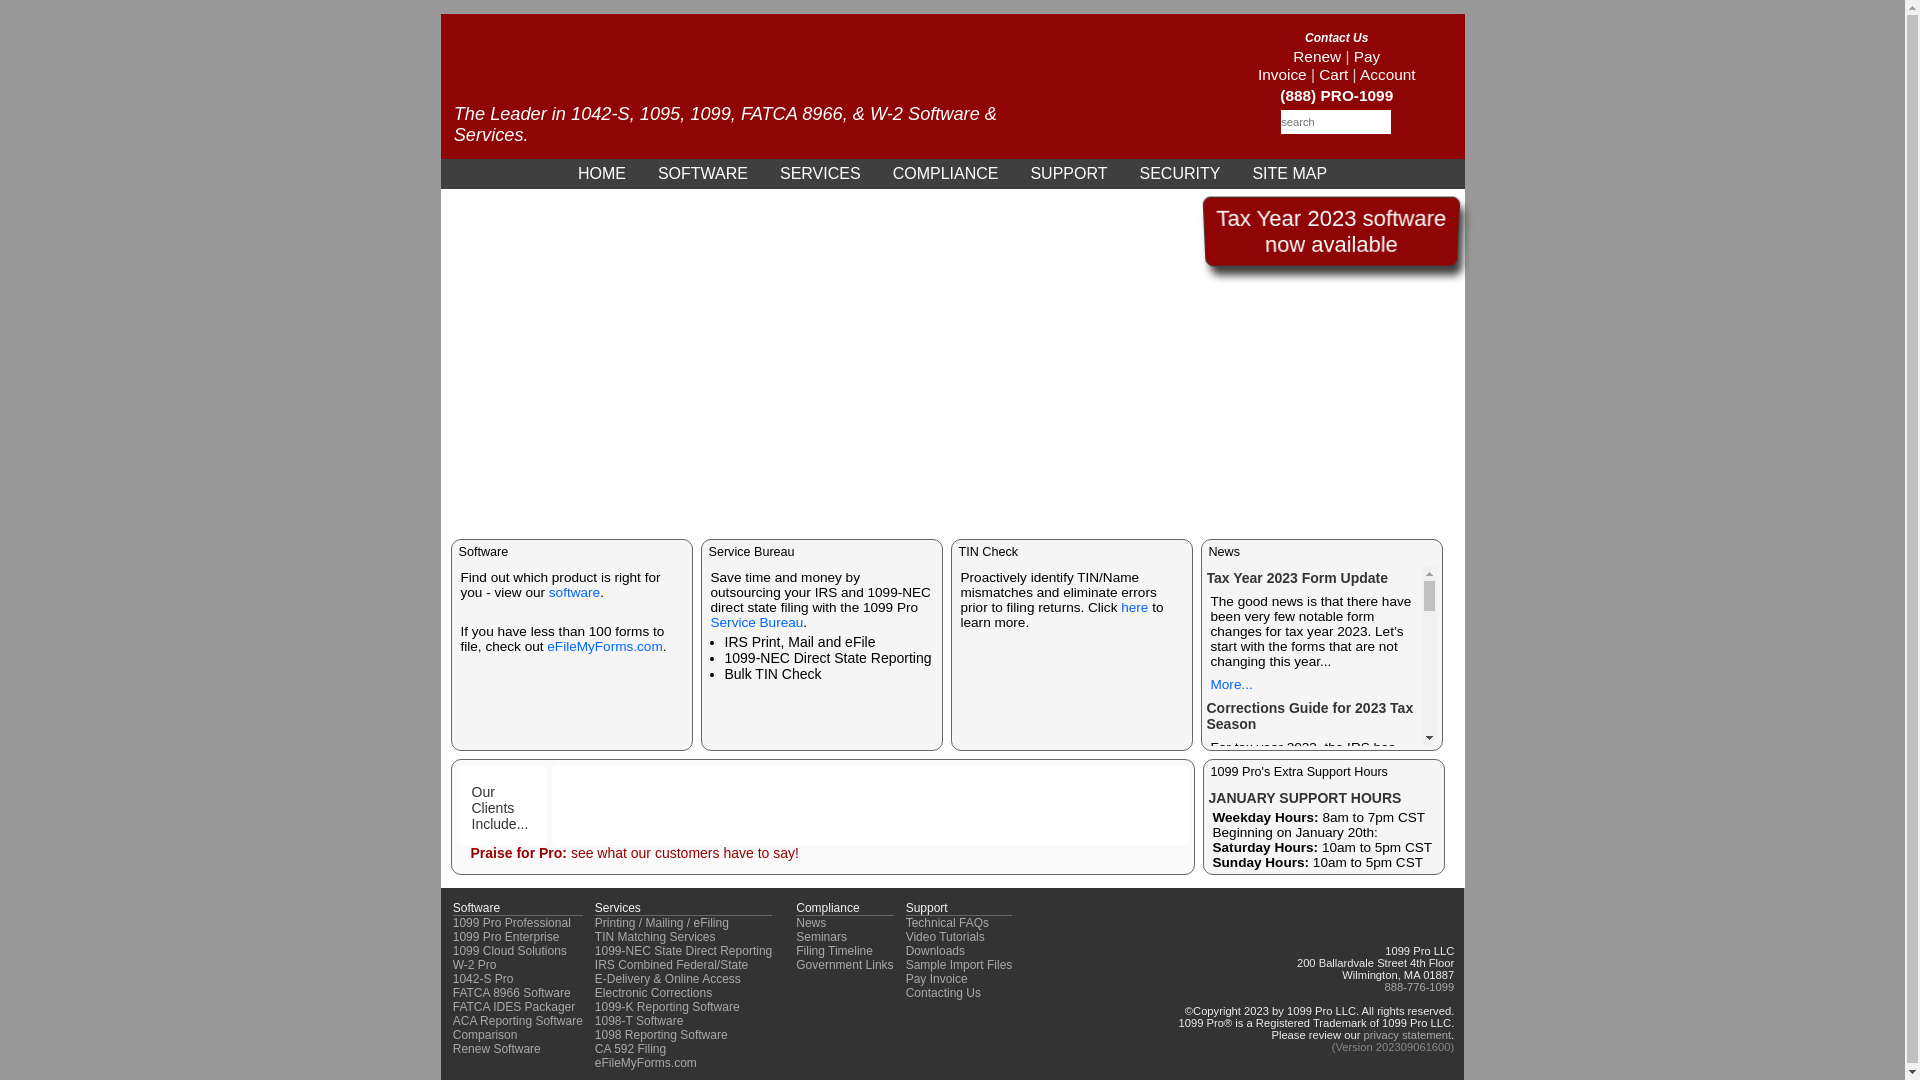  I want to click on 'Tax Year 2023 software, so click(1330, 230).